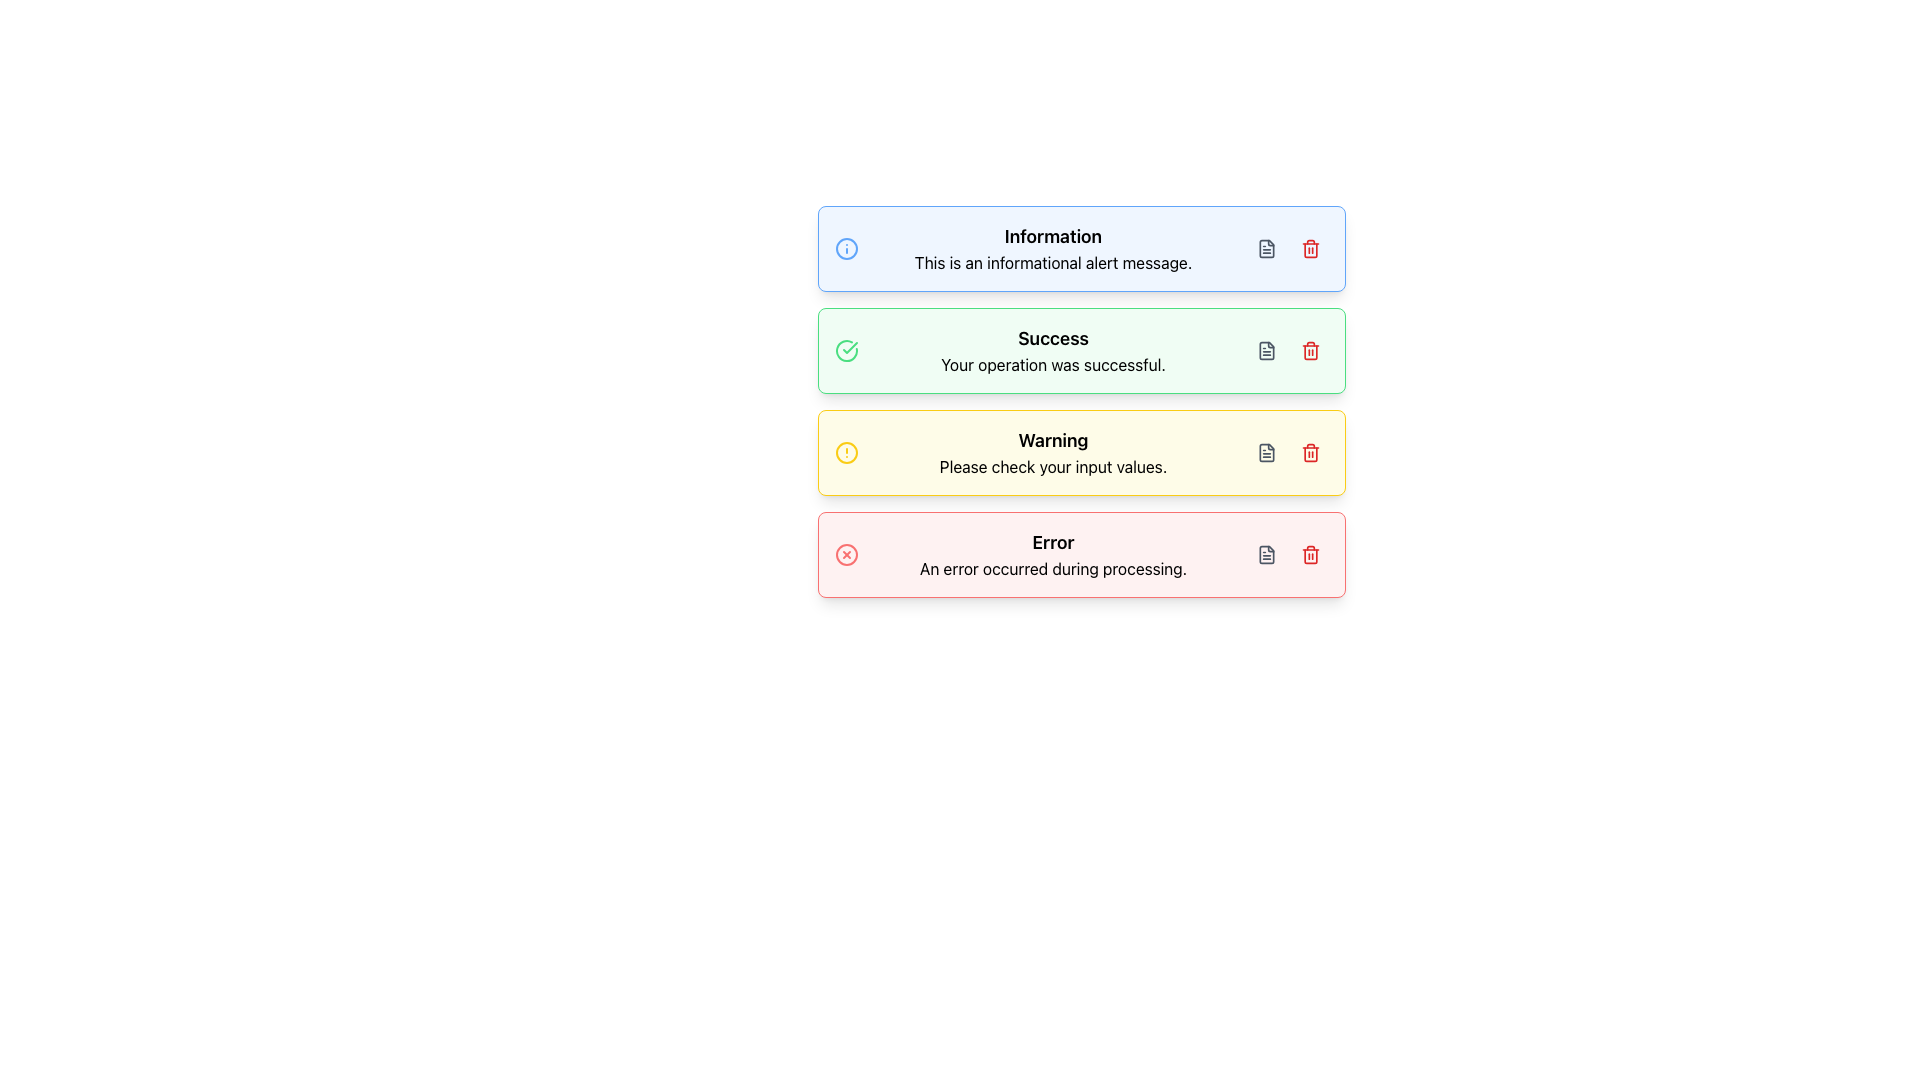  I want to click on the small, gray document-shaped icon with a minimalist design located within the blue 'Information' alert box, so click(1265, 248).